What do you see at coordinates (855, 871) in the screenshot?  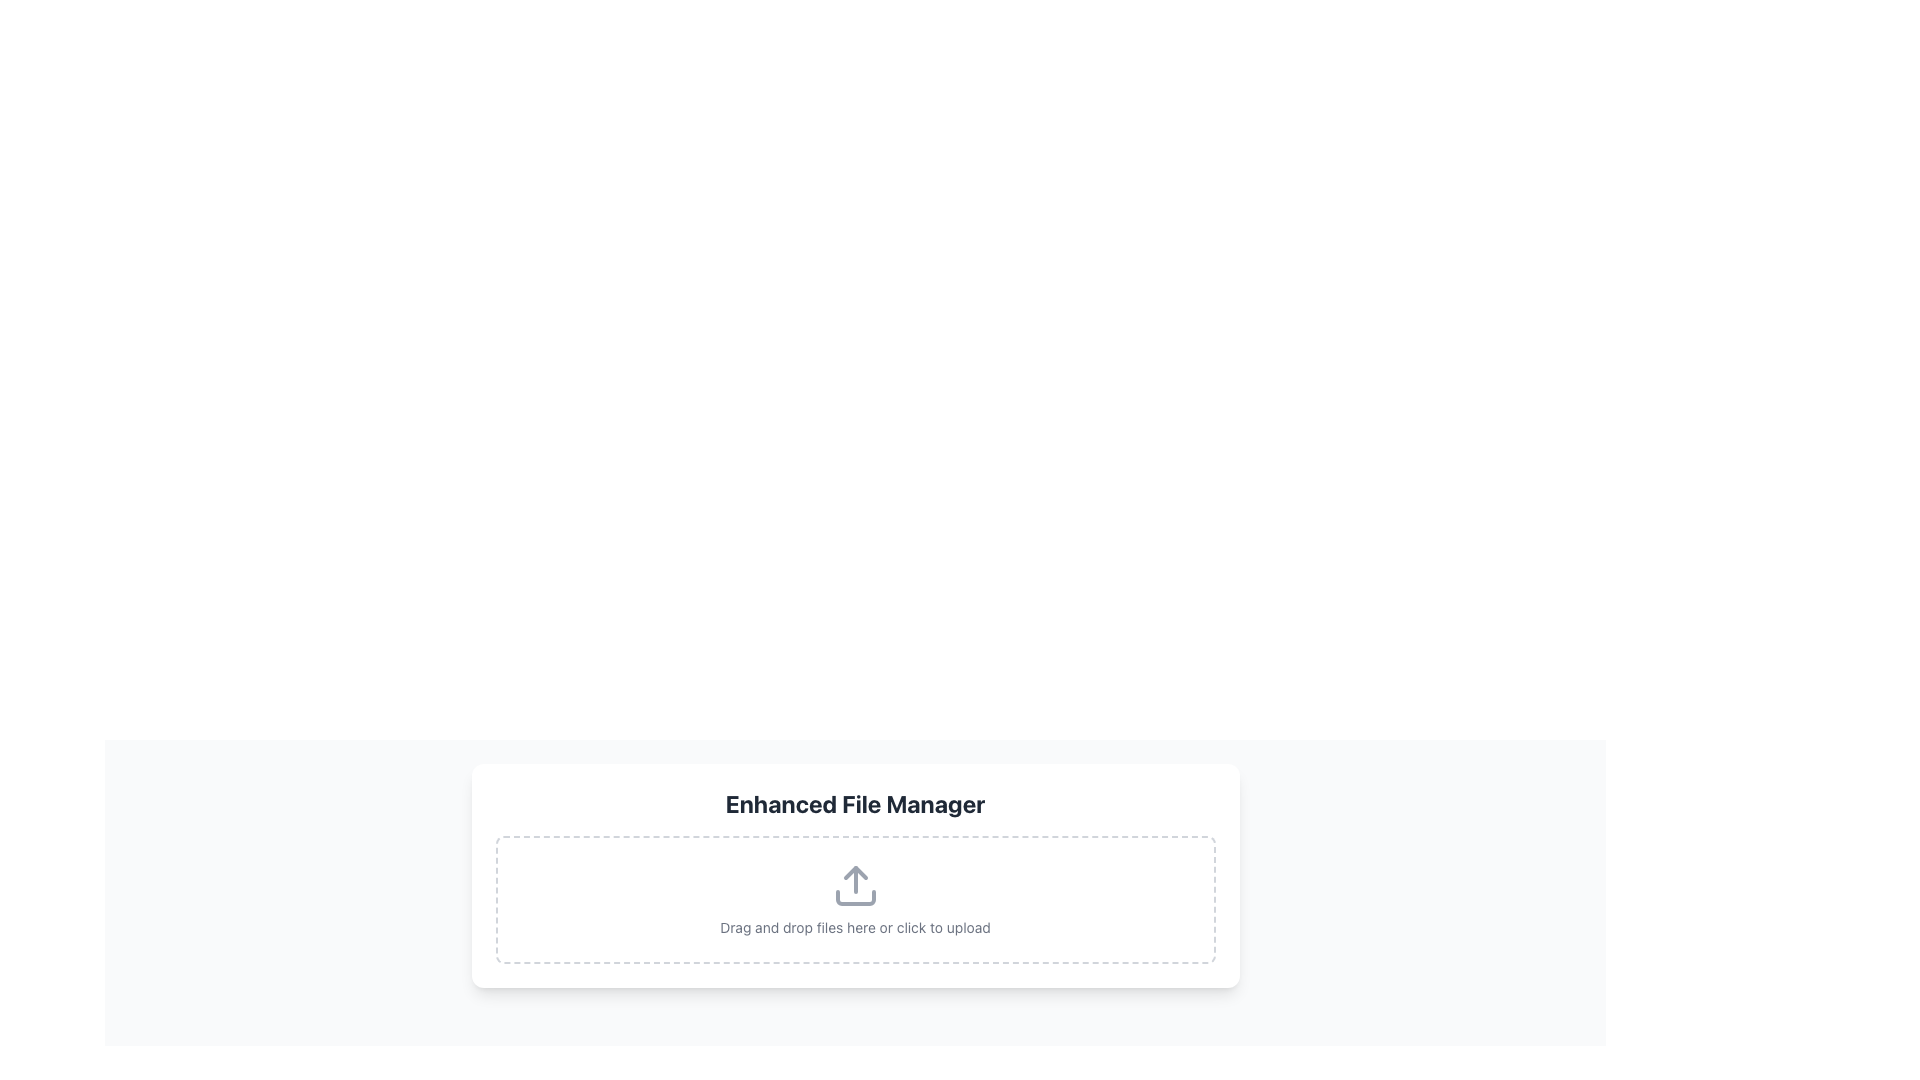 I see `the triangular SVG element with a gray border in the 'Enhanced File Manager' module` at bounding box center [855, 871].